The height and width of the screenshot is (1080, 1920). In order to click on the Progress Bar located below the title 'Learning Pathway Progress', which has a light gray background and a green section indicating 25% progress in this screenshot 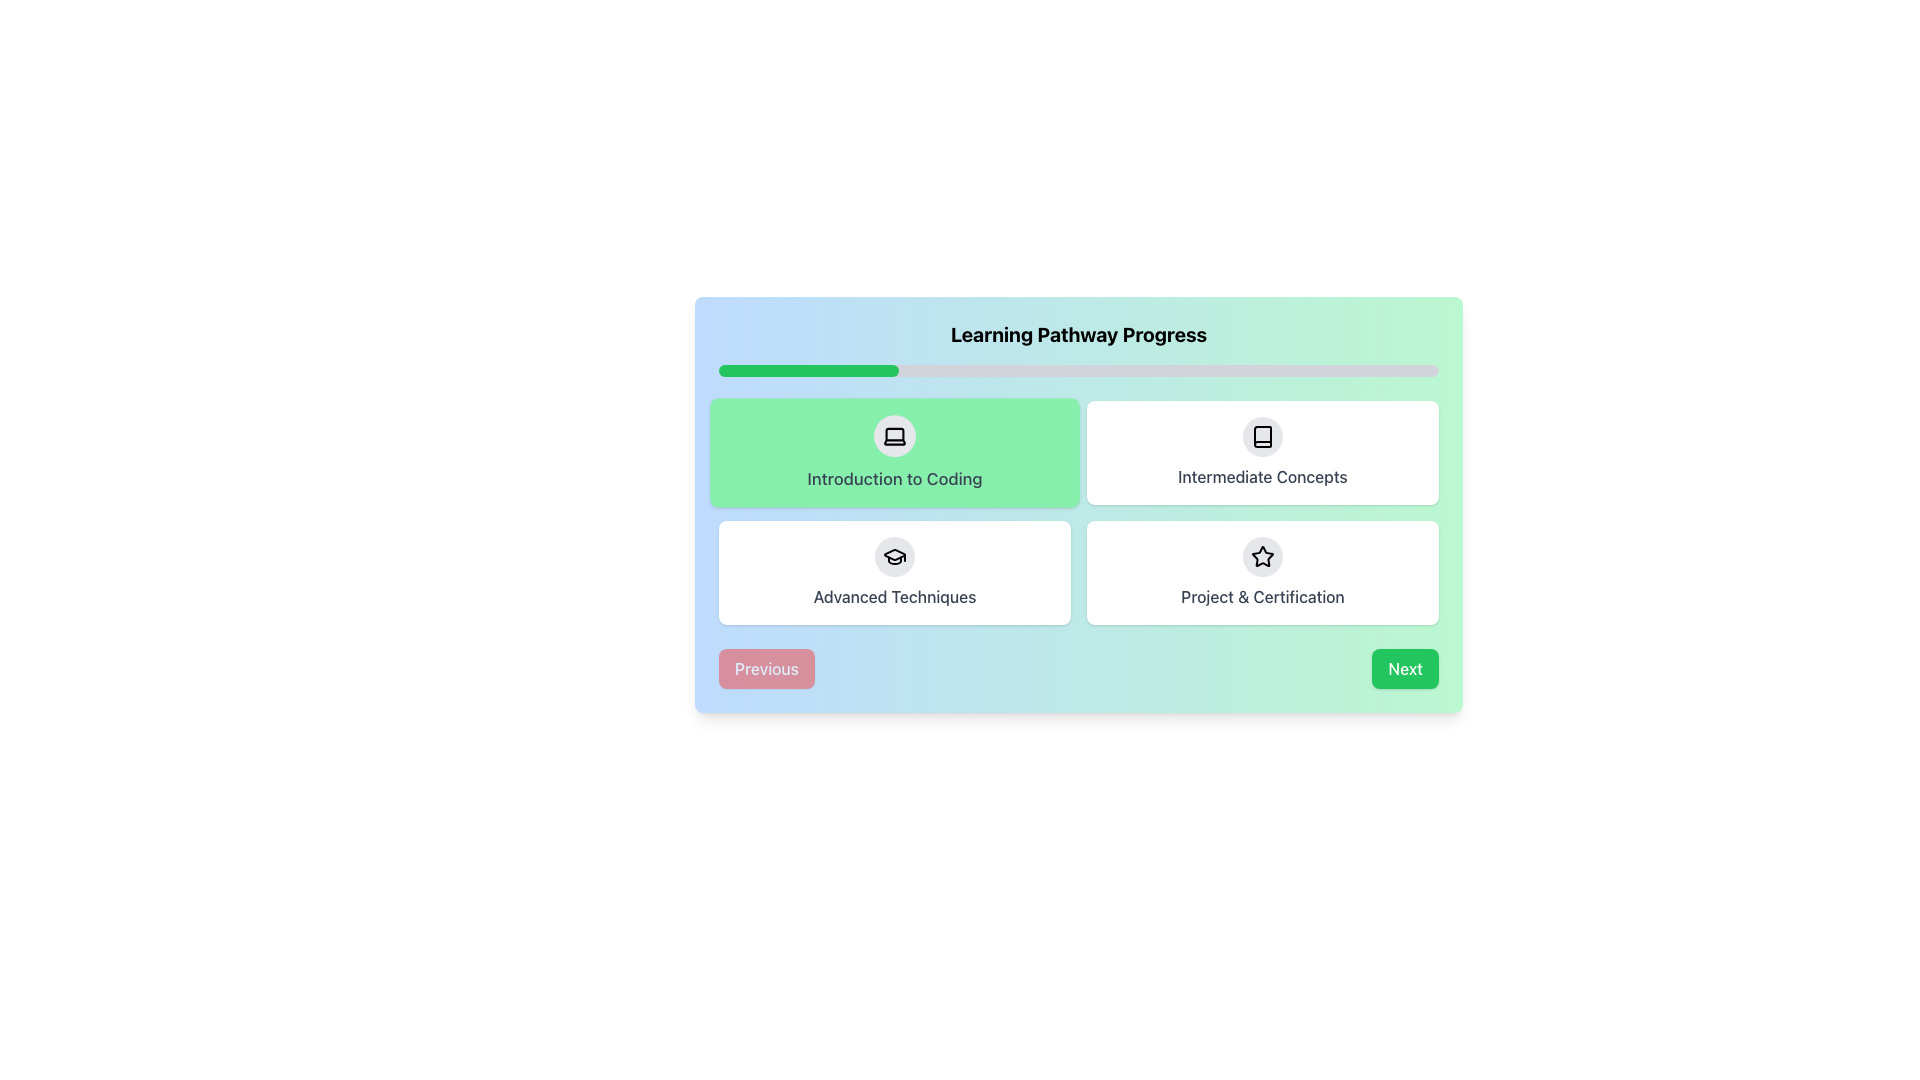, I will do `click(1078, 370)`.